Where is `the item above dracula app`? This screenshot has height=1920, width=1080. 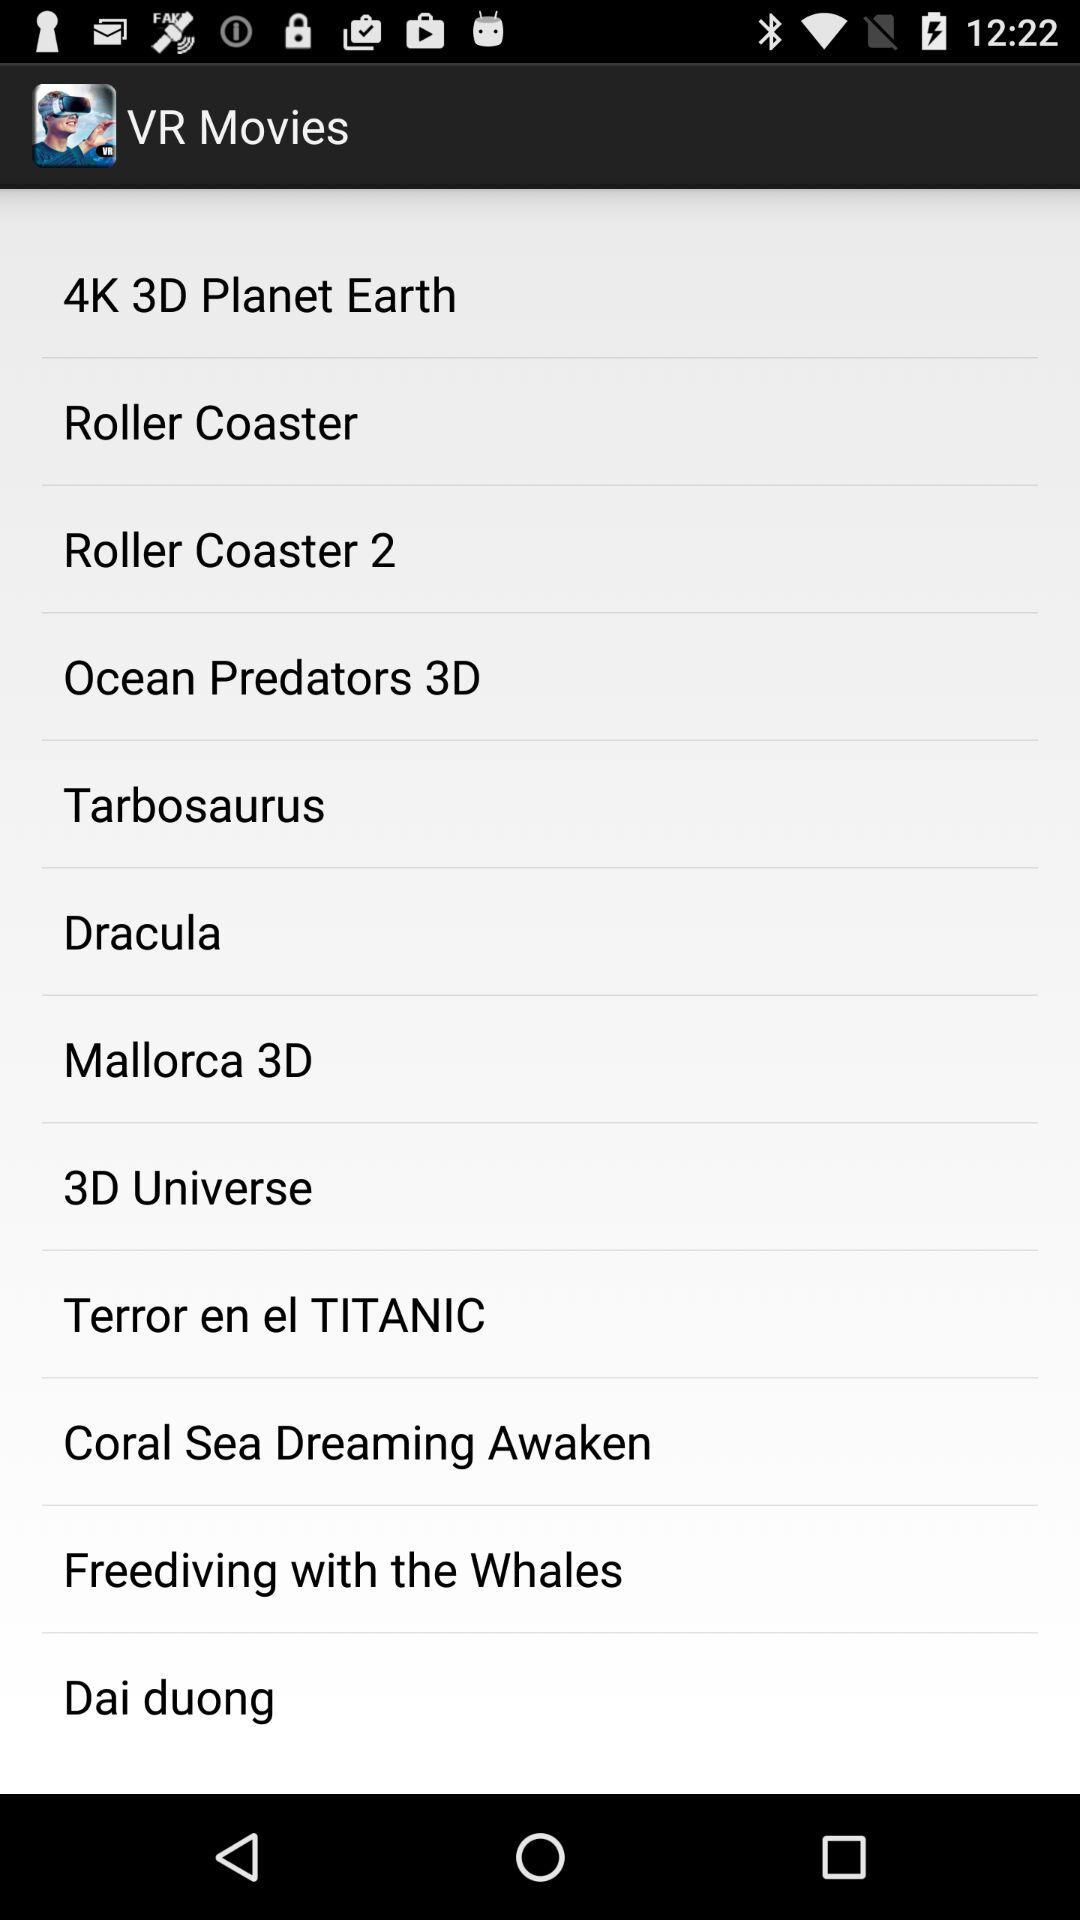 the item above dracula app is located at coordinates (540, 804).